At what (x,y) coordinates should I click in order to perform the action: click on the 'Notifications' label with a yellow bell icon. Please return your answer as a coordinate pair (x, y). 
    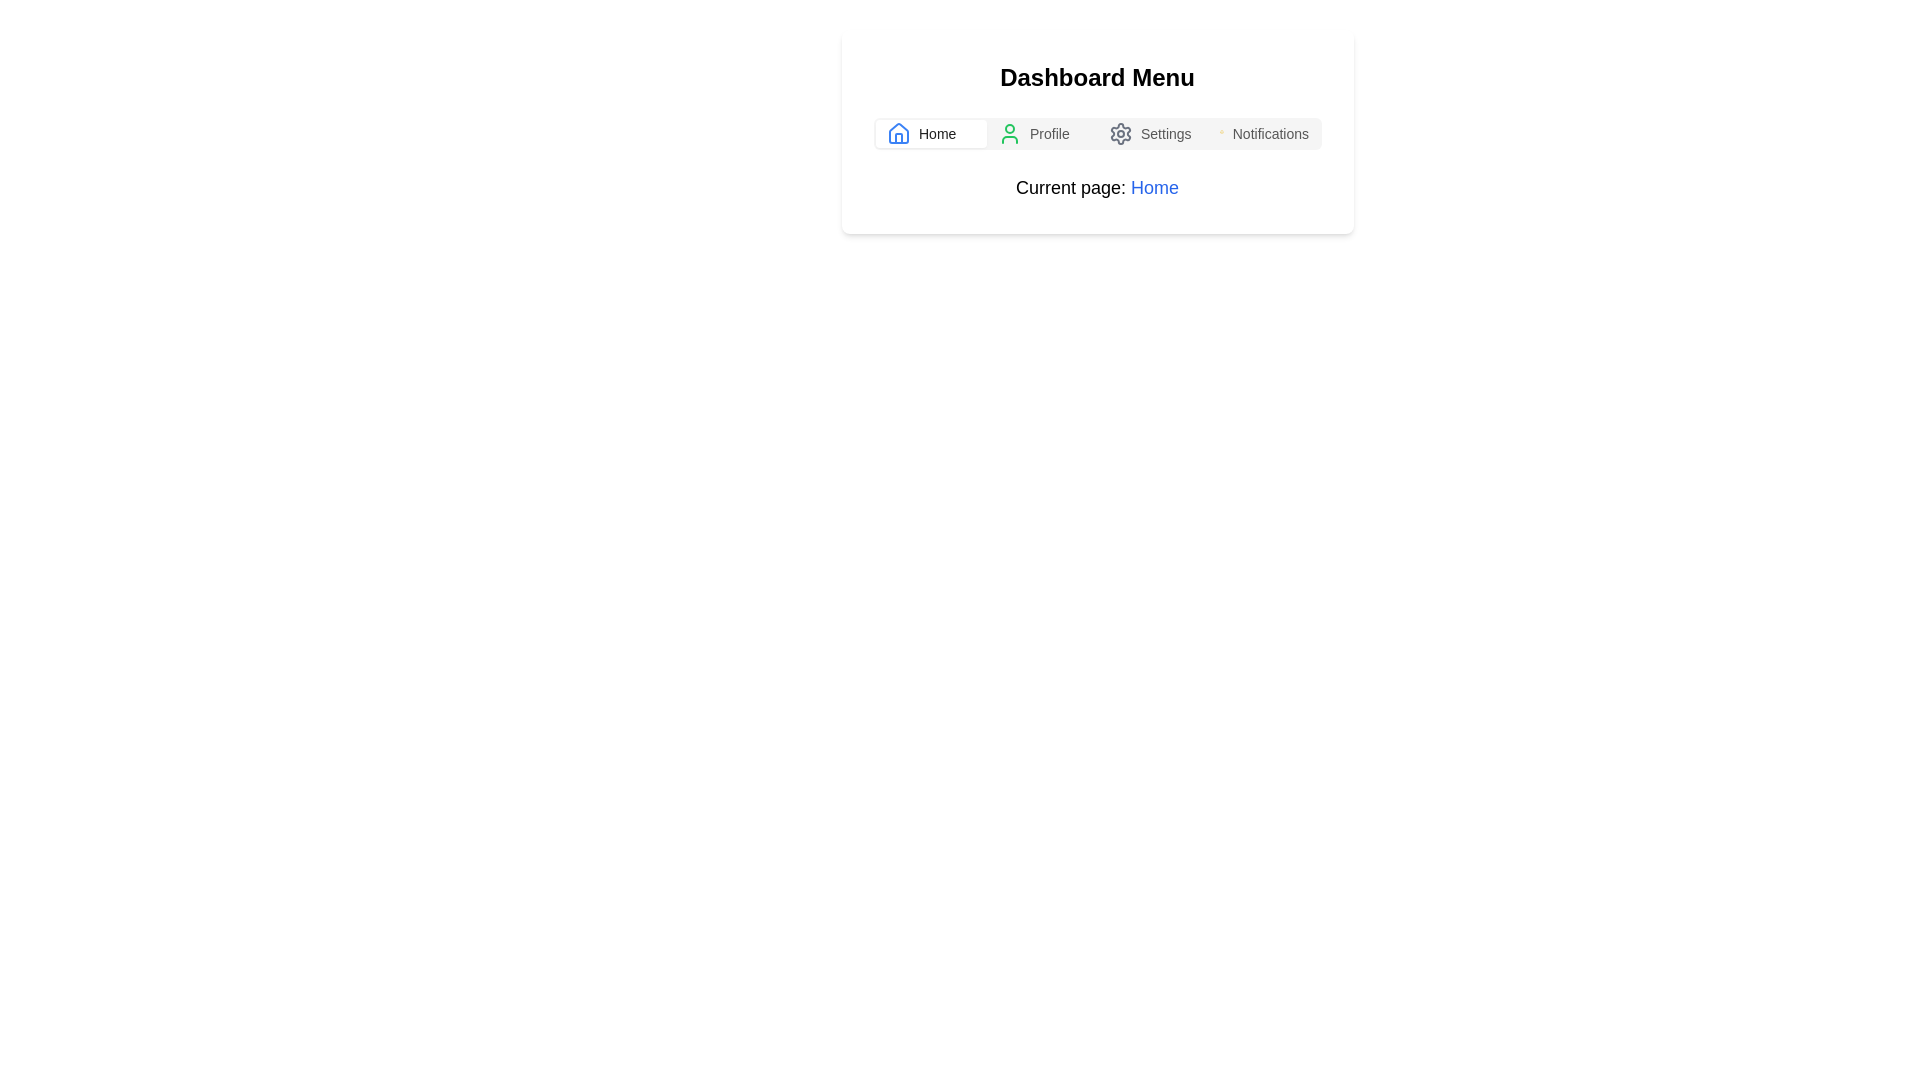
    Looking at the image, I should click on (1262, 134).